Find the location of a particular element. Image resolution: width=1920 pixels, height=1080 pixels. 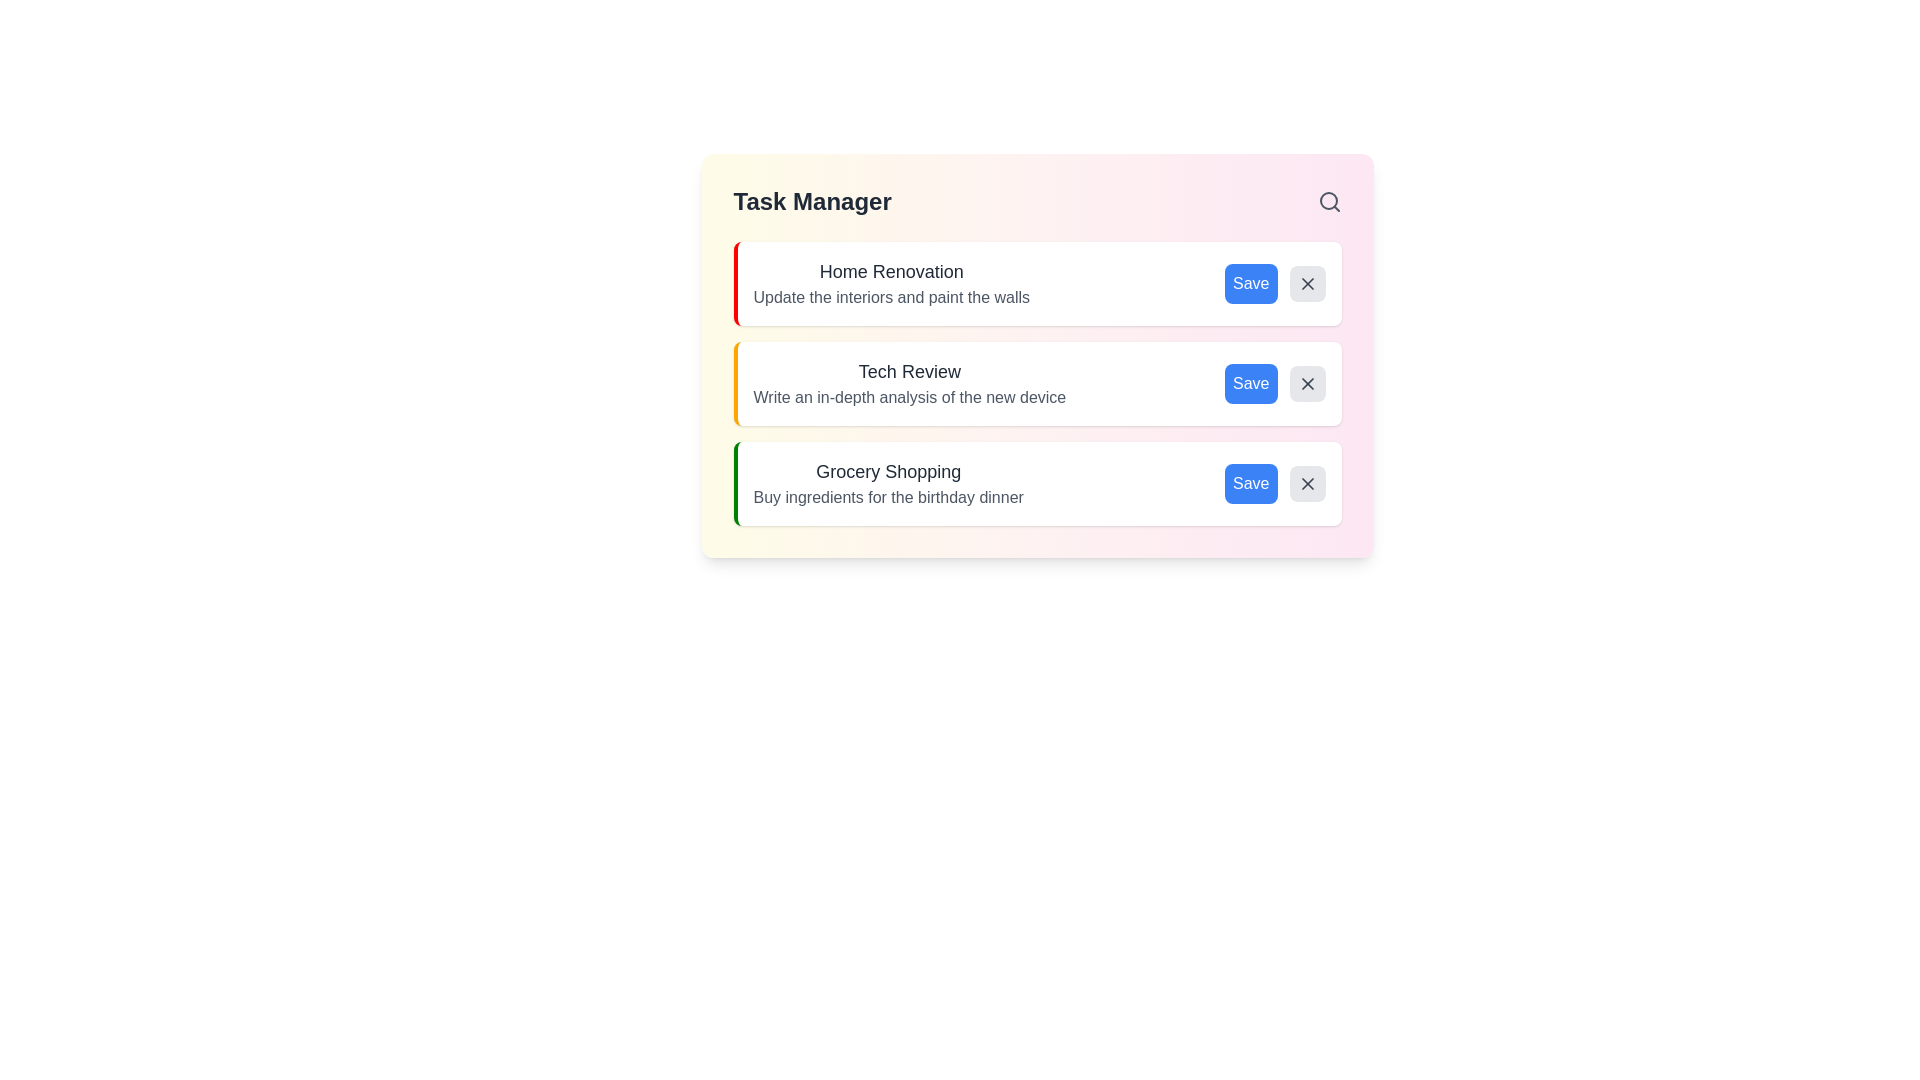

the title of the task item Home Renovation is located at coordinates (890, 272).